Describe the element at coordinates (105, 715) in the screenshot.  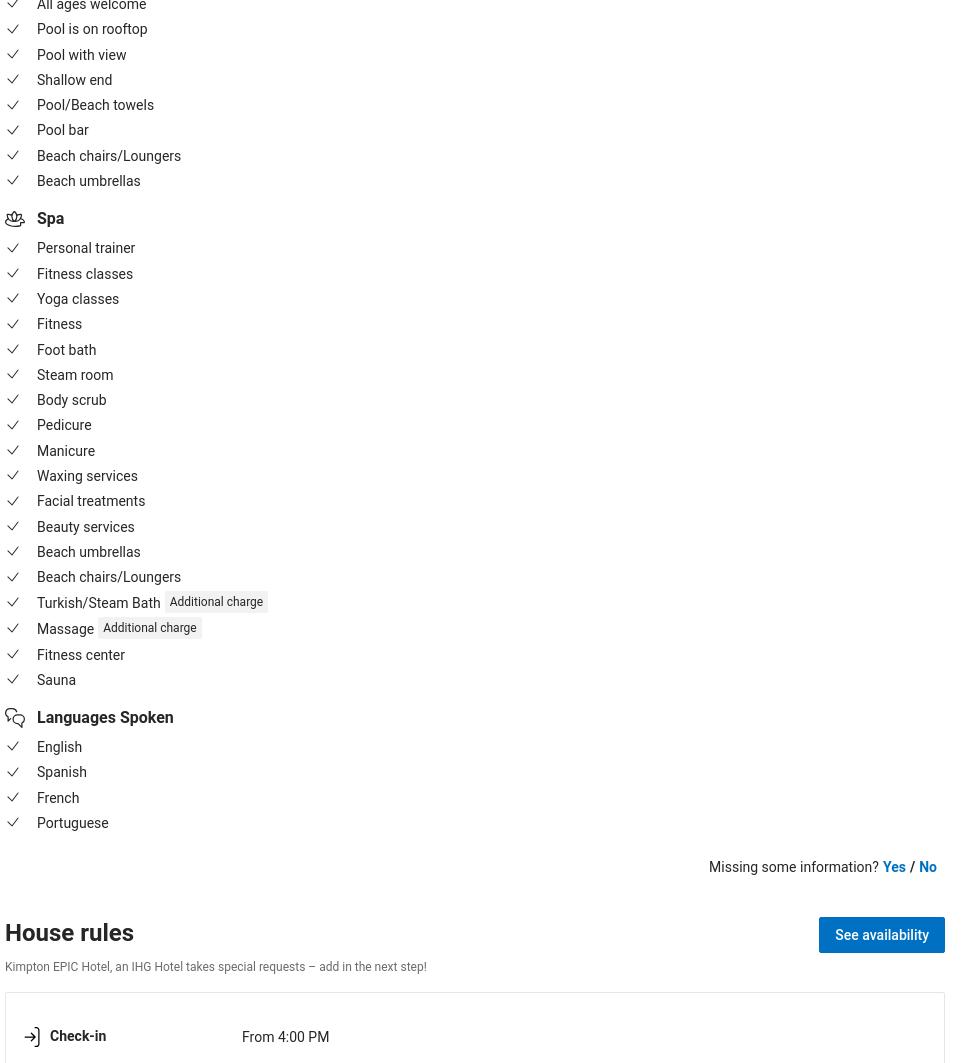
I see `'Languages Spoken'` at that location.